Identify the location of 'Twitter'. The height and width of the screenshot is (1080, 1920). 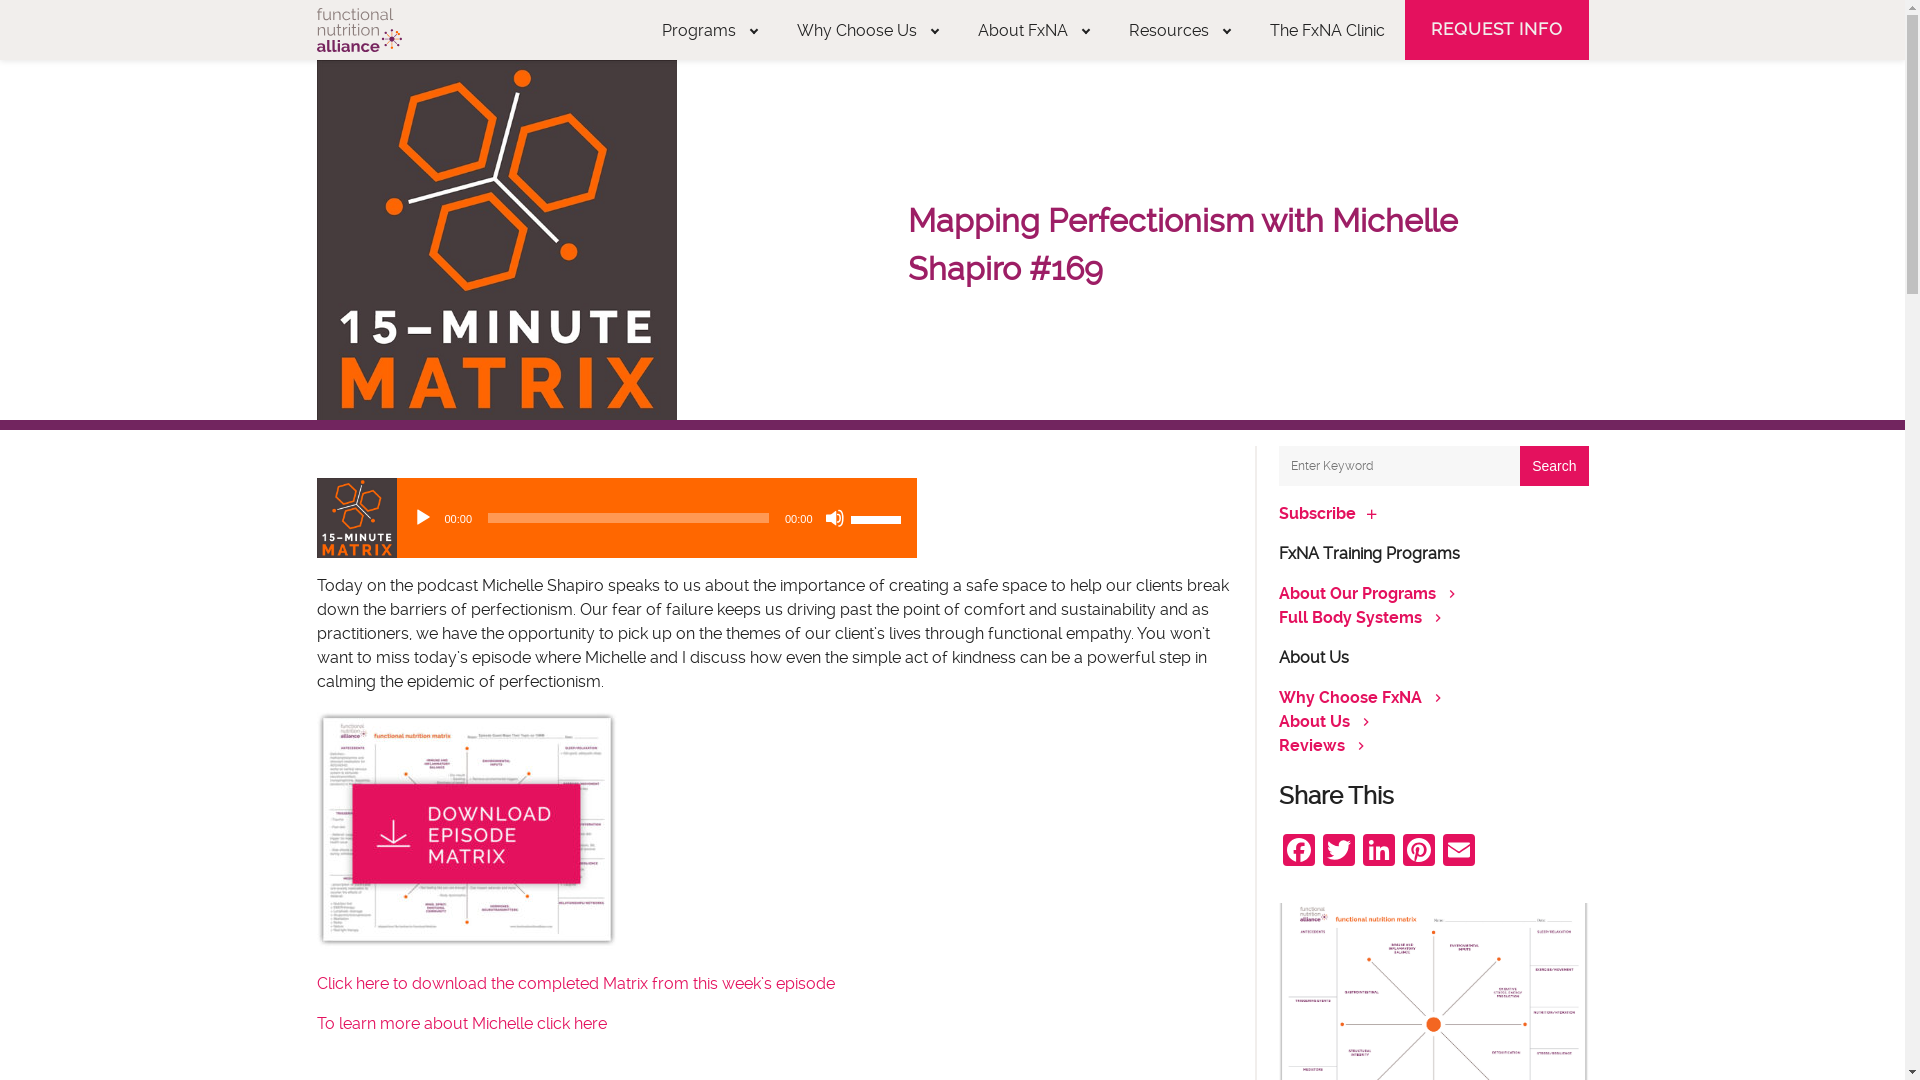
(1338, 852).